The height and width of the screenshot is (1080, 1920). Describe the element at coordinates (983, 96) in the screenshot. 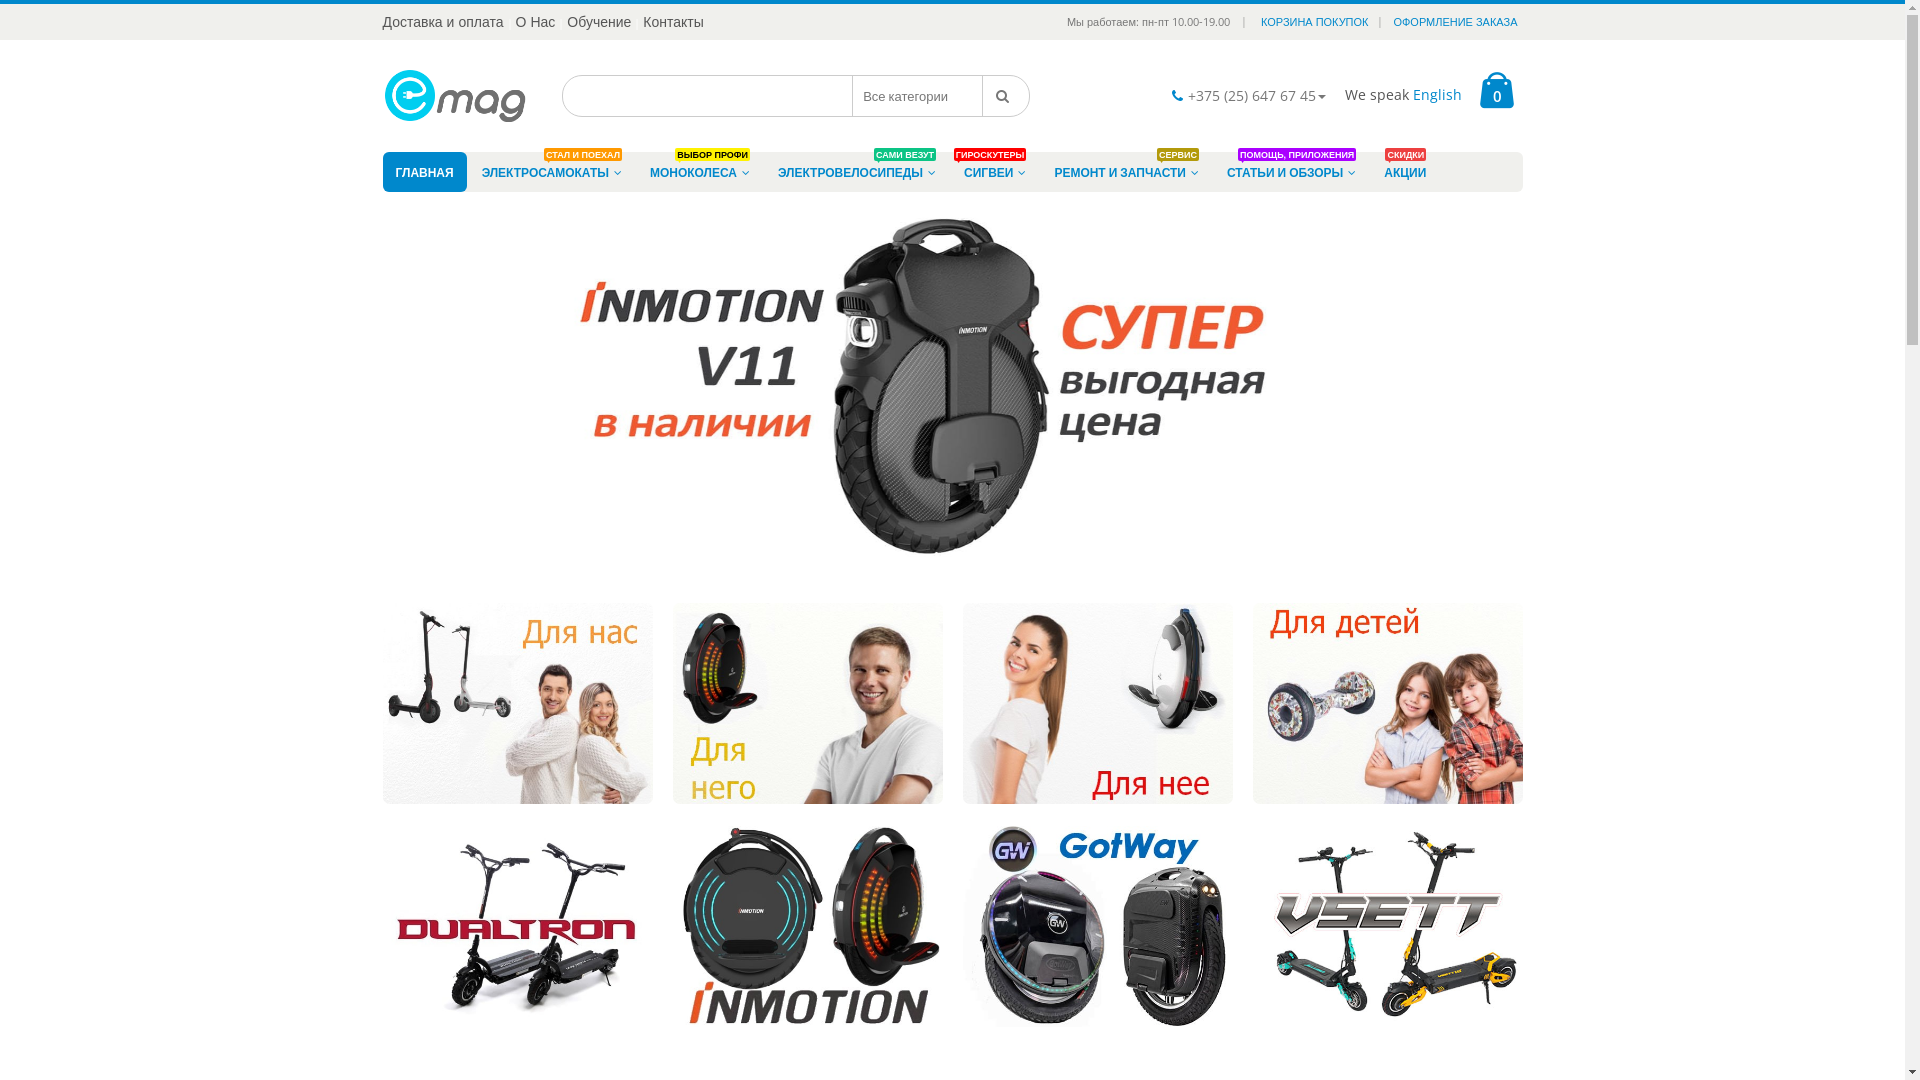

I see `'Search'` at that location.